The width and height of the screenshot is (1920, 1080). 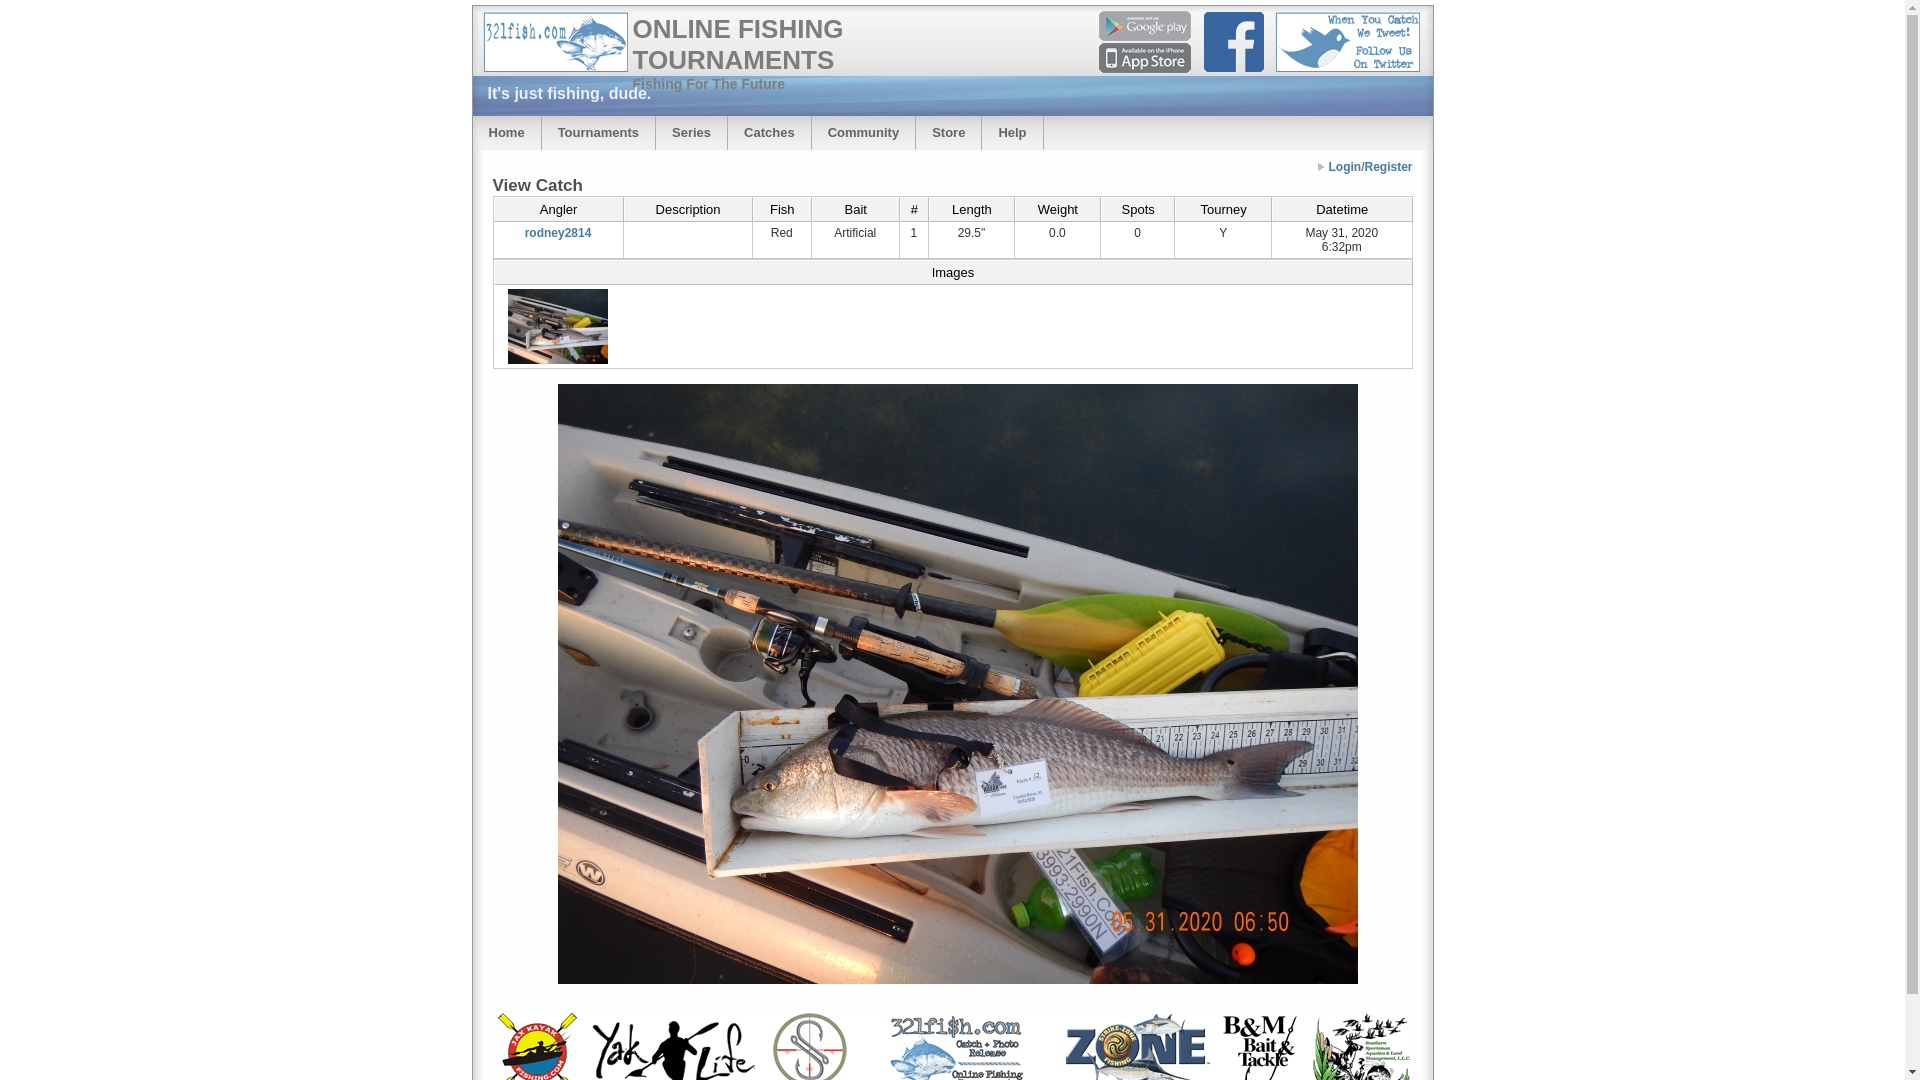 What do you see at coordinates (736, 44) in the screenshot?
I see `'ONLINE FISHING TOURNAMENTS'` at bounding box center [736, 44].